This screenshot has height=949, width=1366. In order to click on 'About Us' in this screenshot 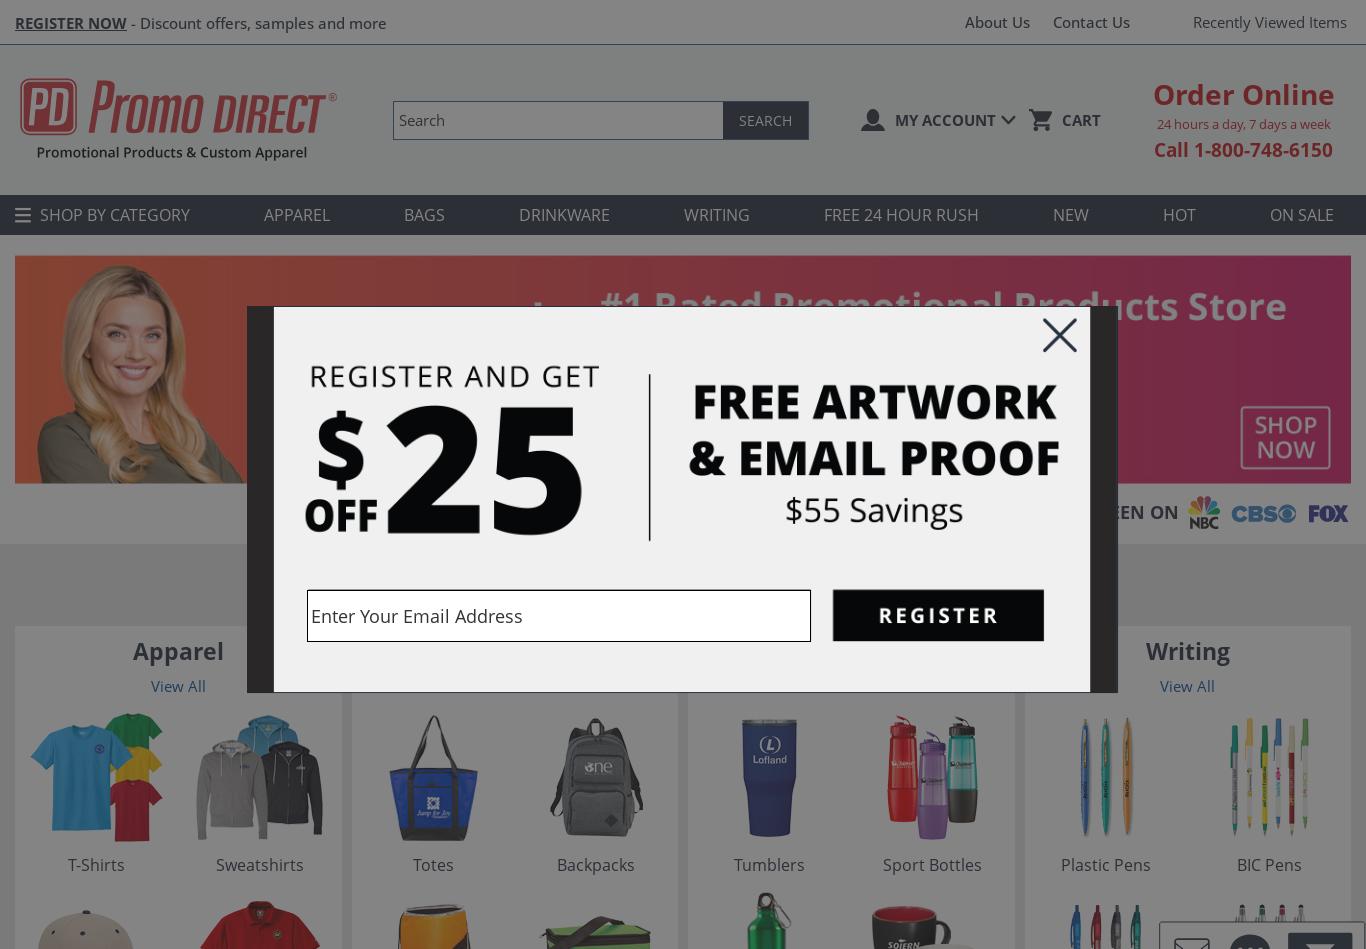, I will do `click(964, 22)`.